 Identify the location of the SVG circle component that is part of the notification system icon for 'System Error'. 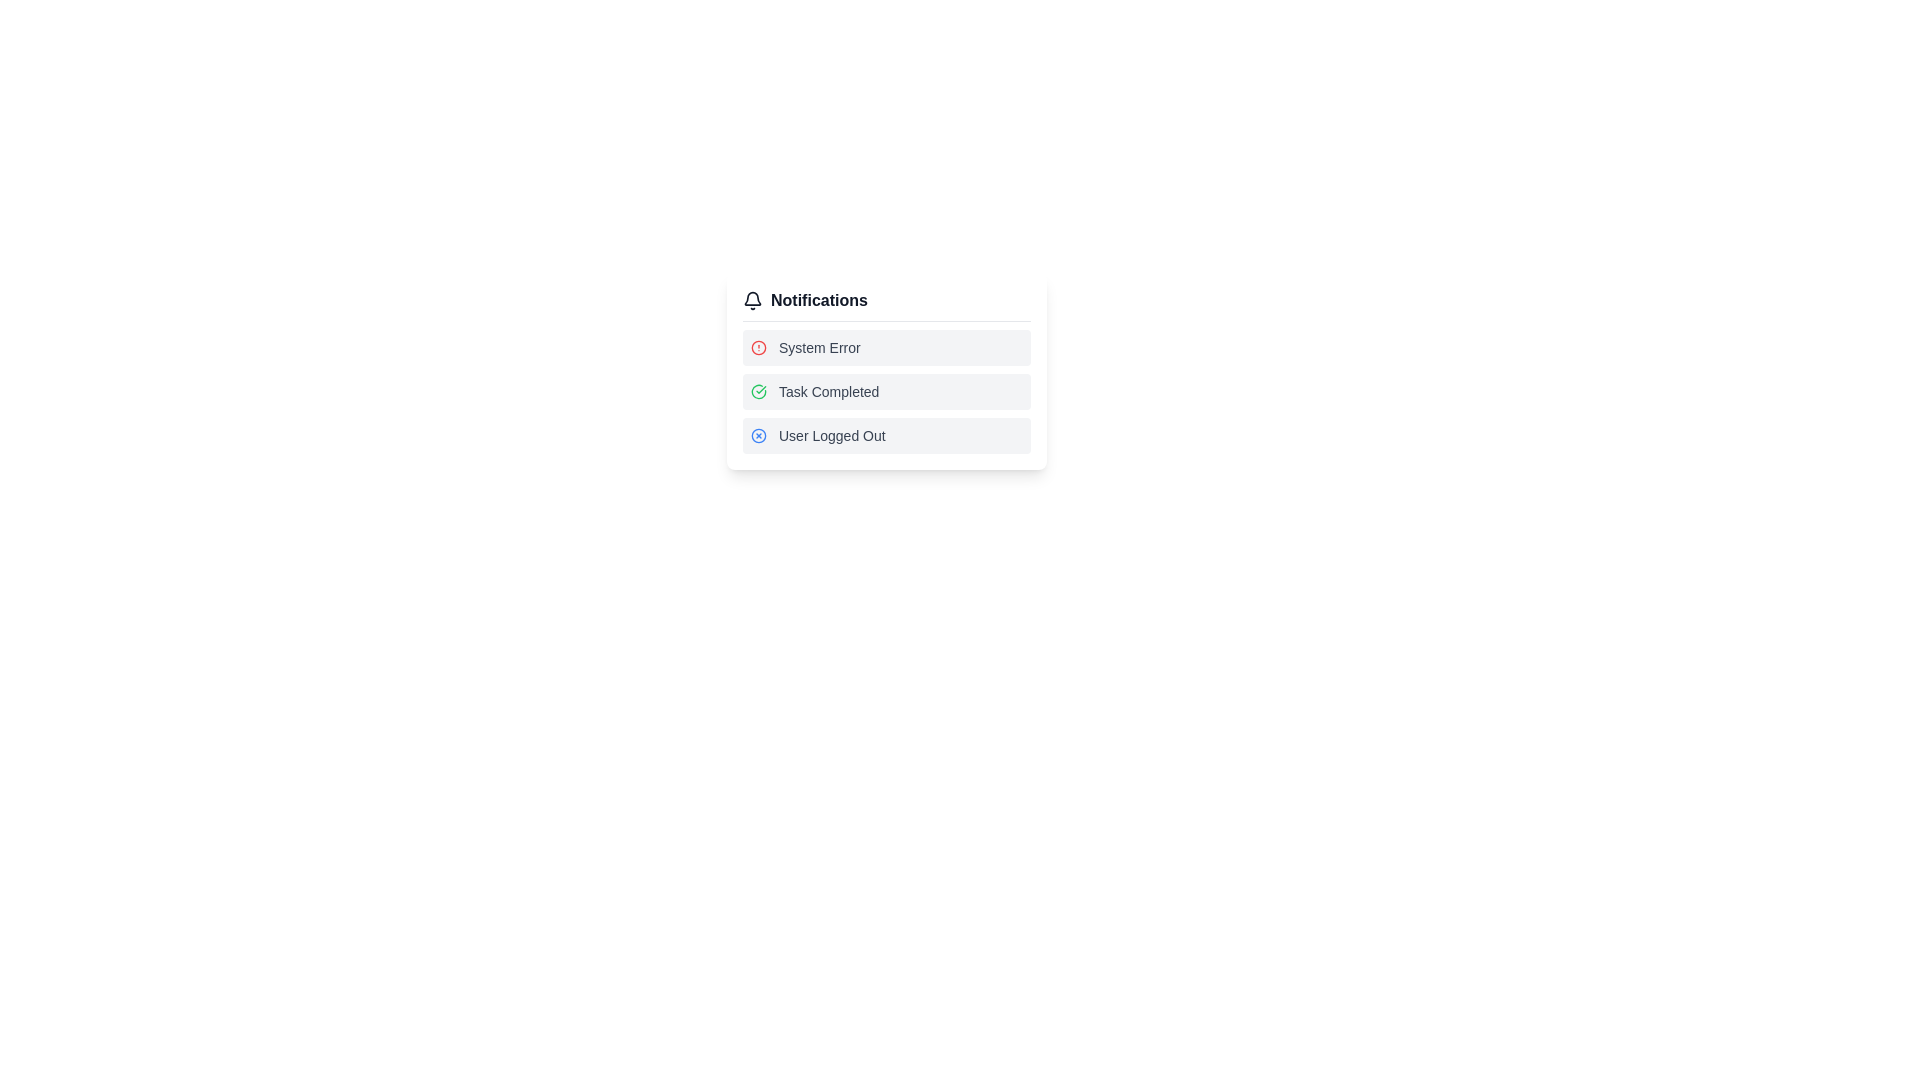
(757, 434).